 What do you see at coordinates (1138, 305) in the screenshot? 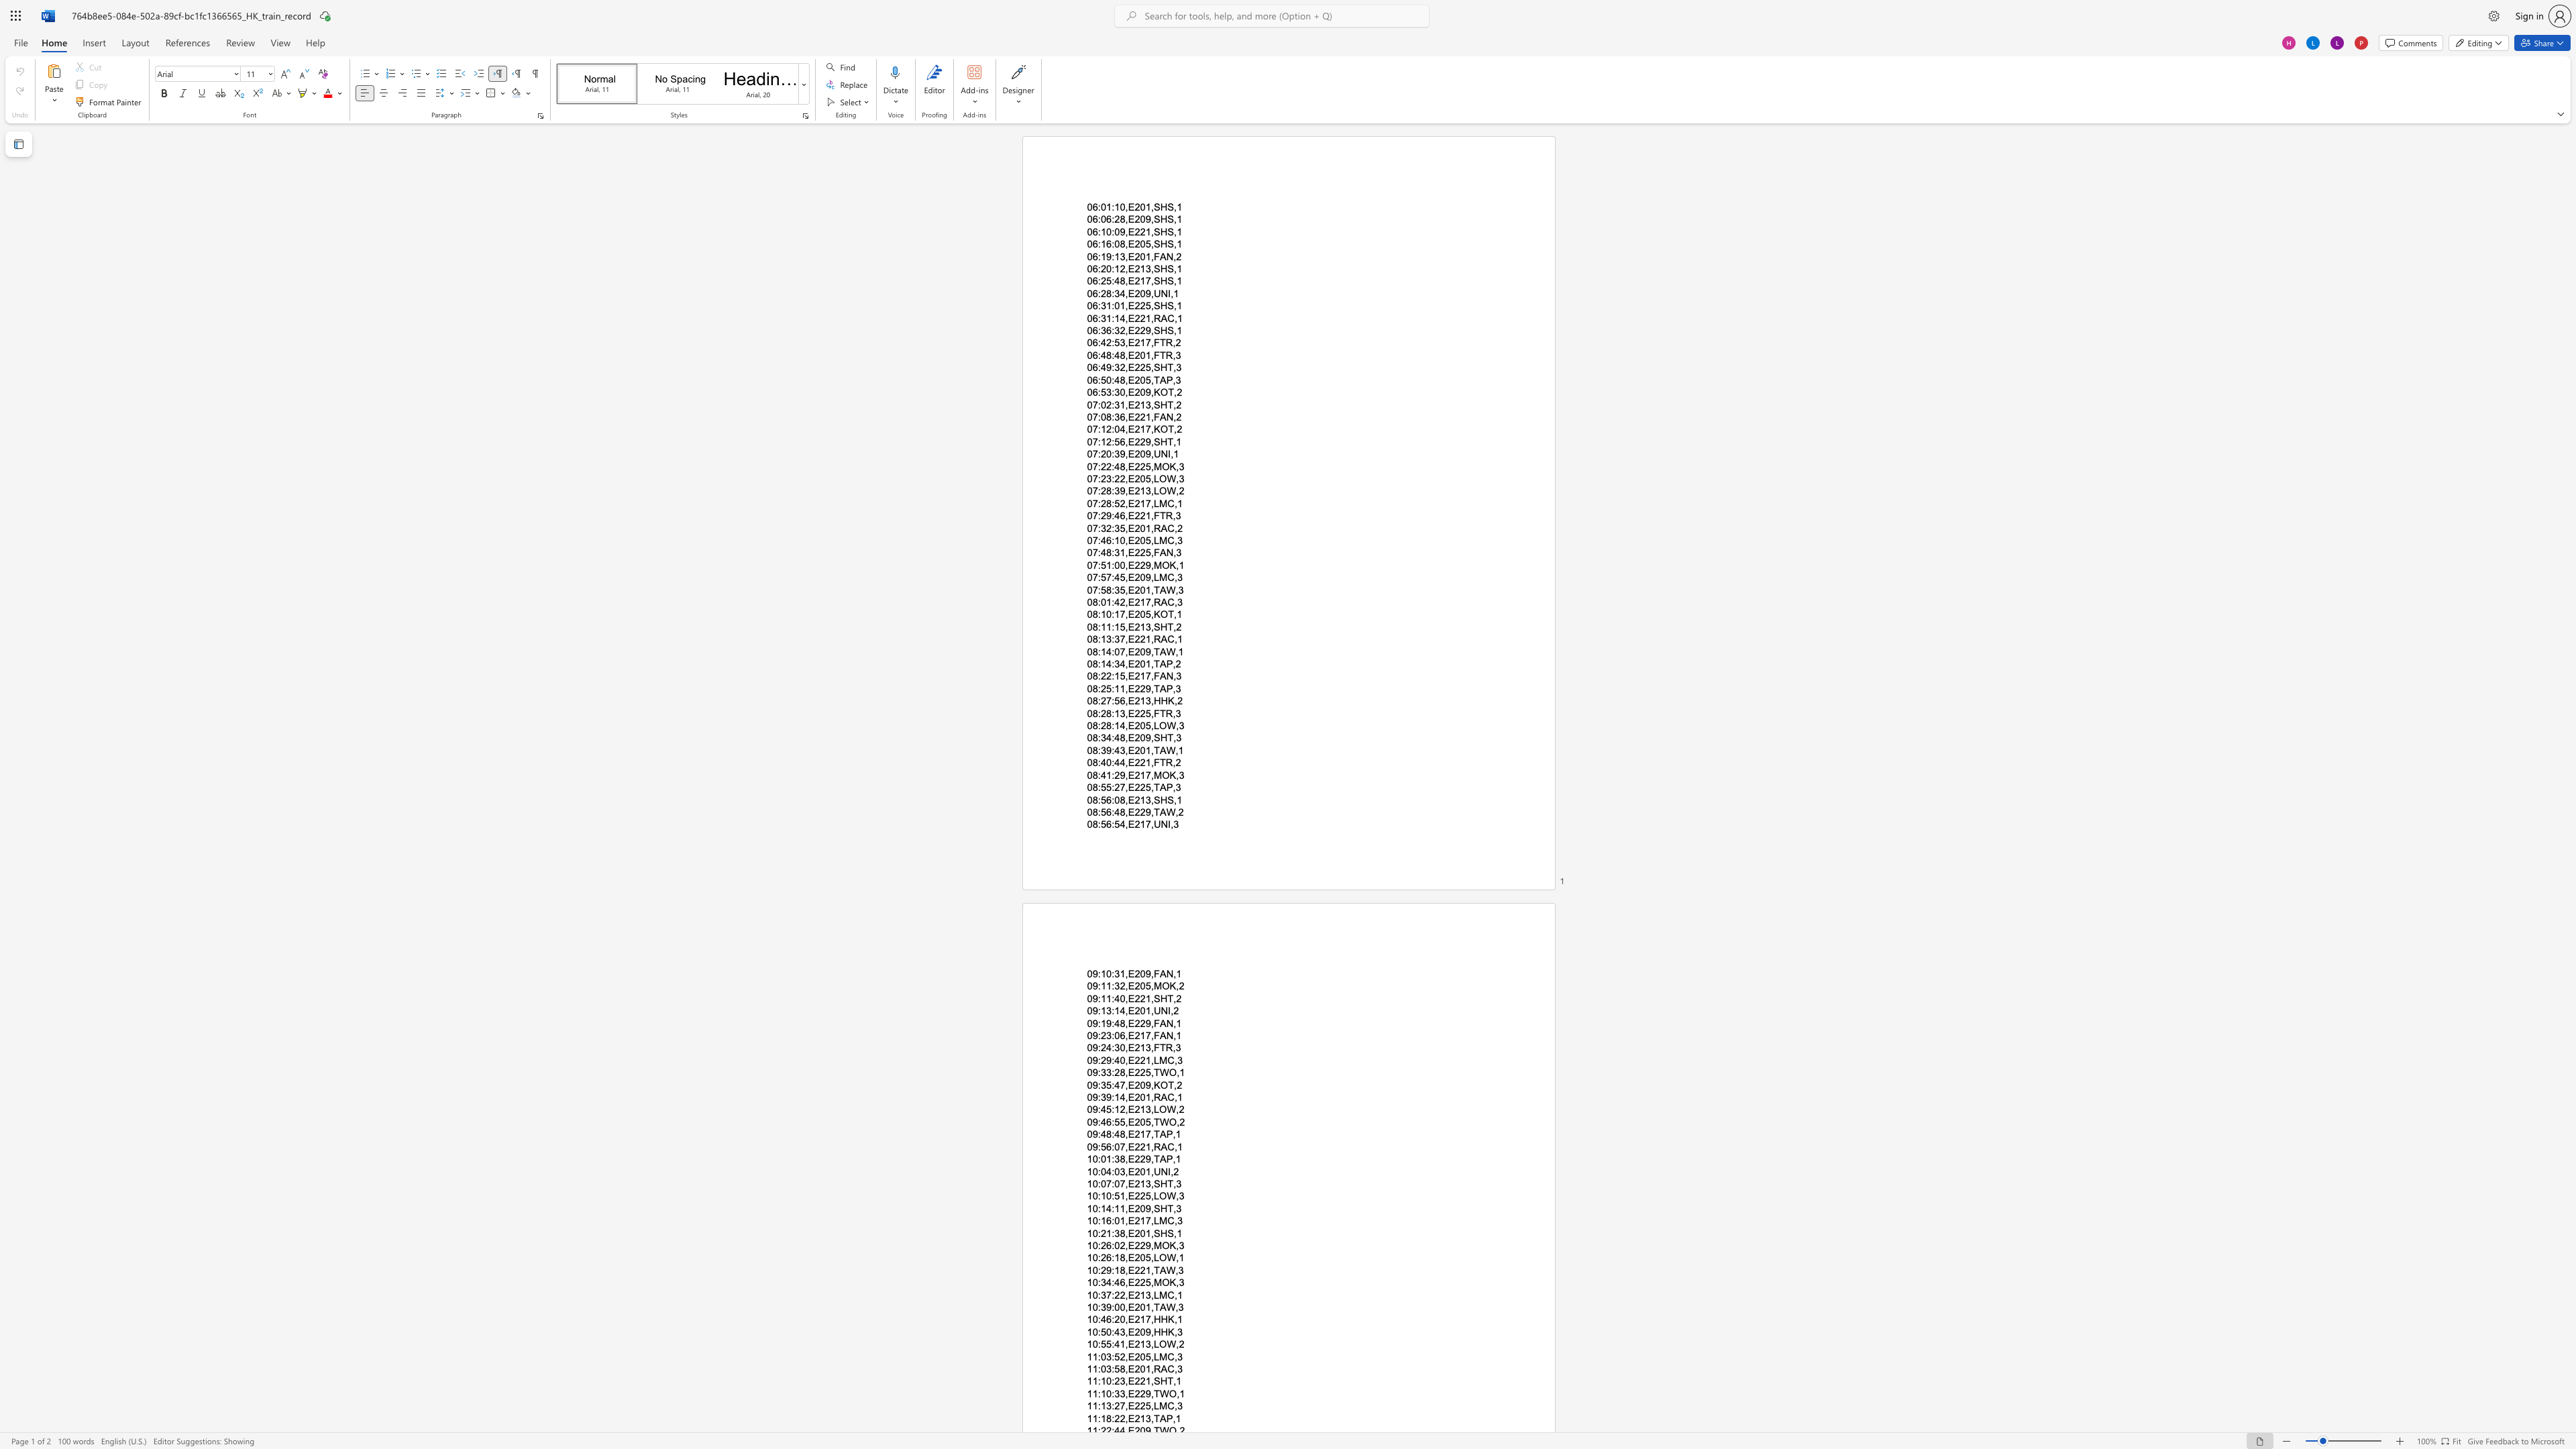
I see `the subset text "25,SHS" within the text "06:31:01,E225,SHS,1"` at bounding box center [1138, 305].